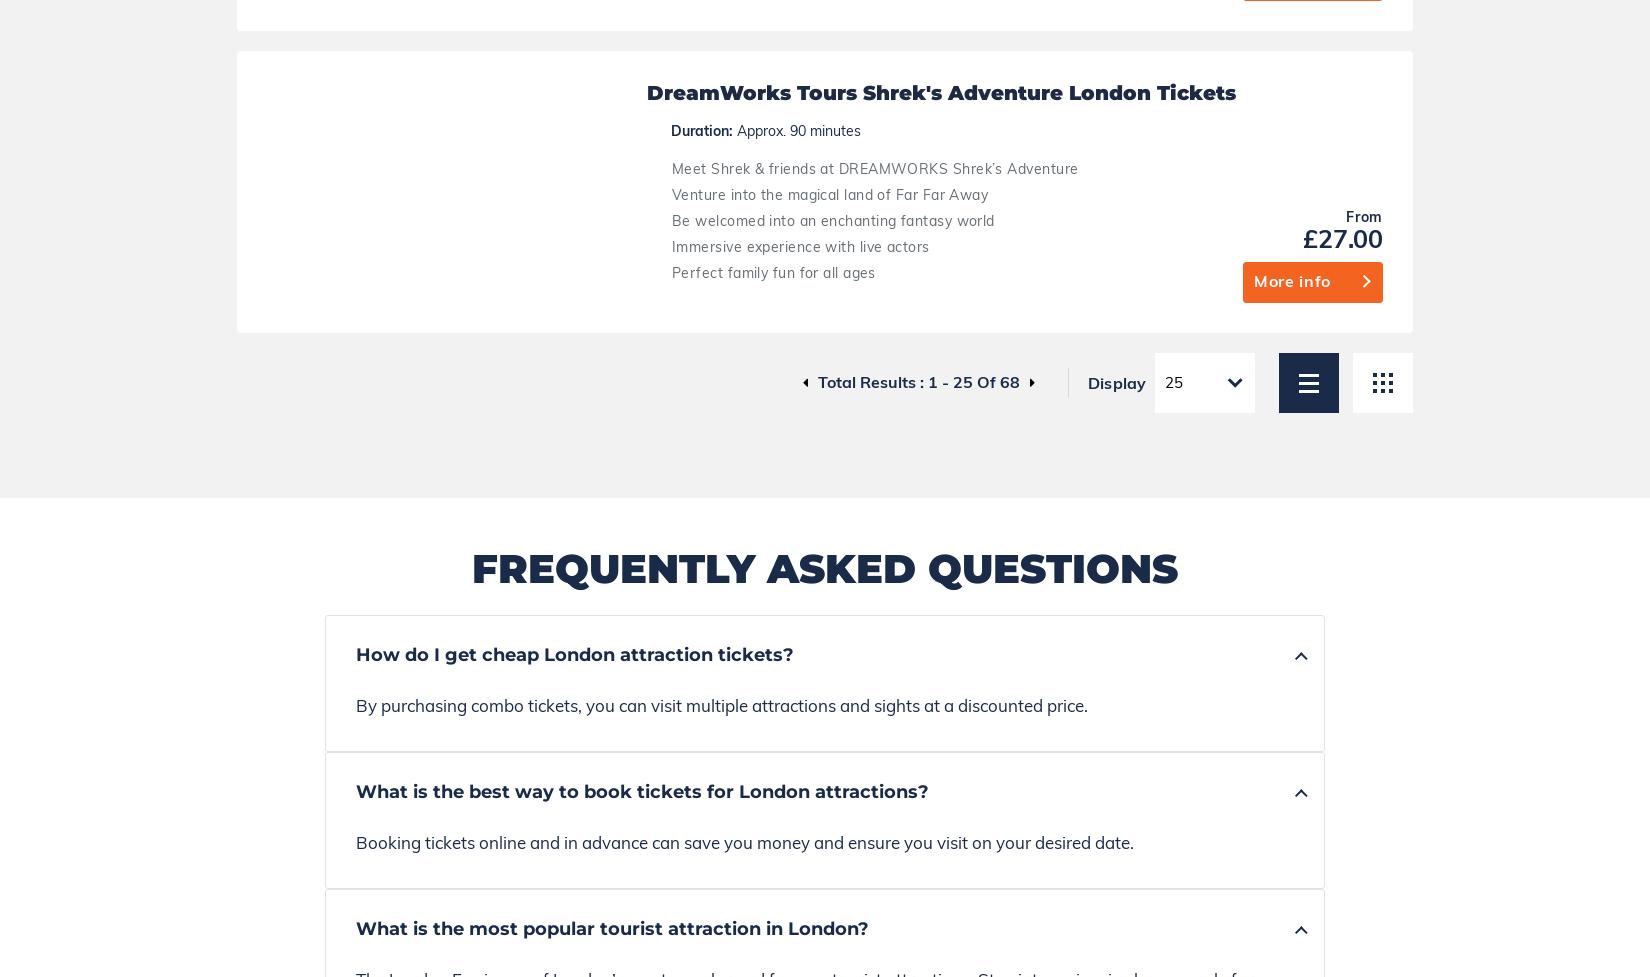 Image resolution: width=1650 pixels, height=977 pixels. Describe the element at coordinates (1237, 710) in the screenshot. I see `'Open Top Bus Tours'` at that location.